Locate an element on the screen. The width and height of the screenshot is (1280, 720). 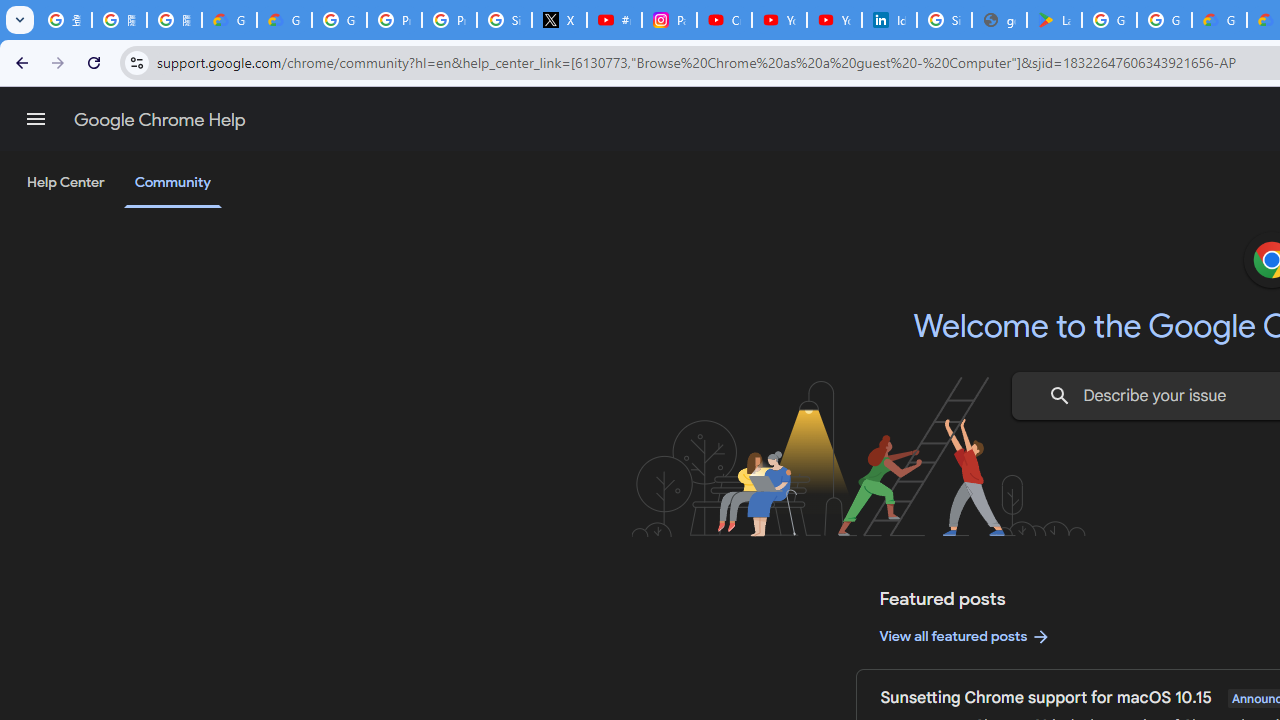
'X' is located at coordinates (560, 20).